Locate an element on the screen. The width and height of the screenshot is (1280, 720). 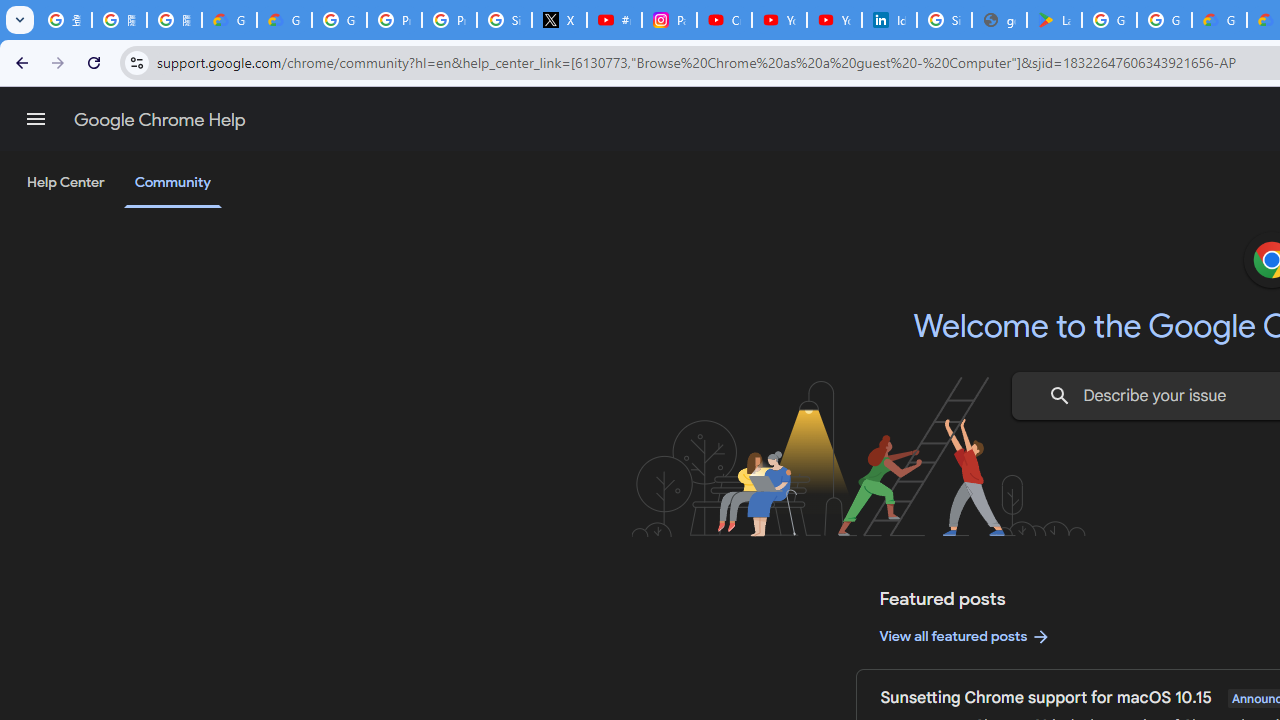
'X' is located at coordinates (560, 20).